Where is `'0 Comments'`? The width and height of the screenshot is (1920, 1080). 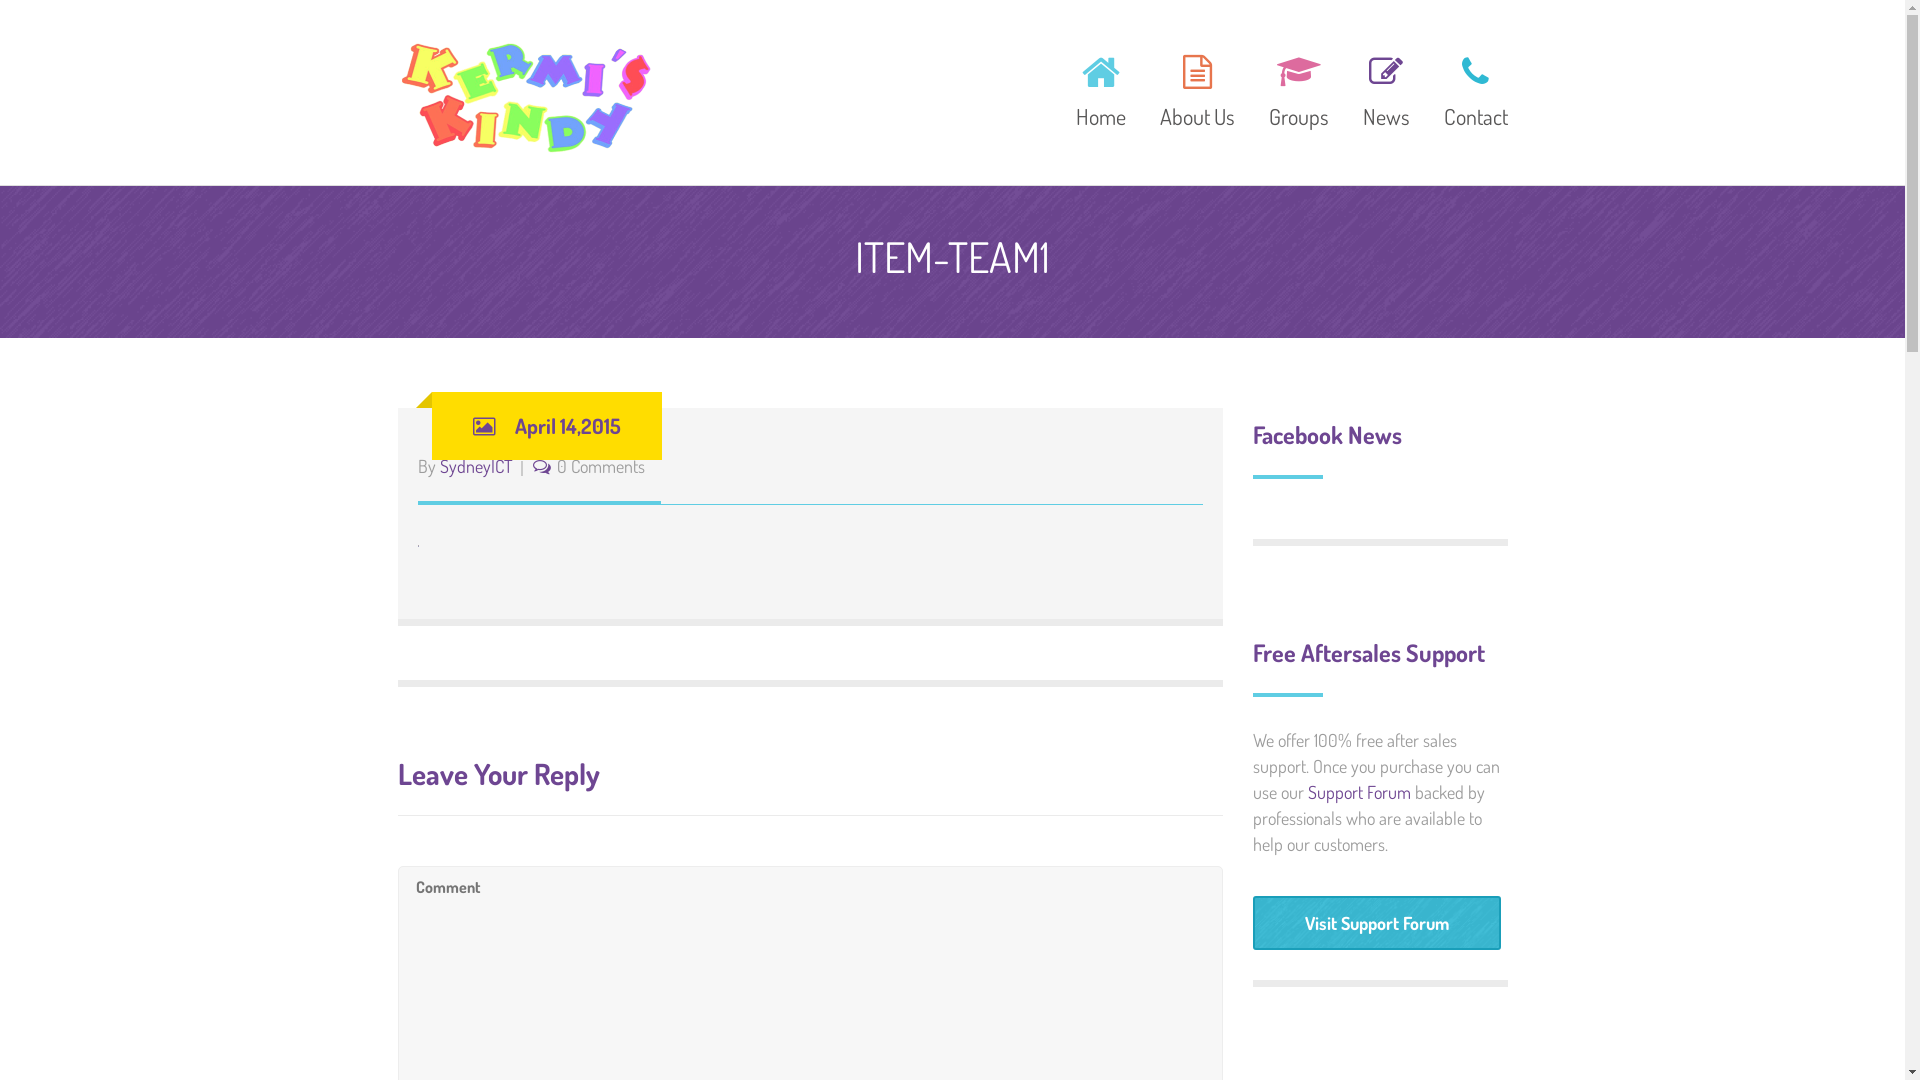
'0 Comments' is located at coordinates (599, 466).